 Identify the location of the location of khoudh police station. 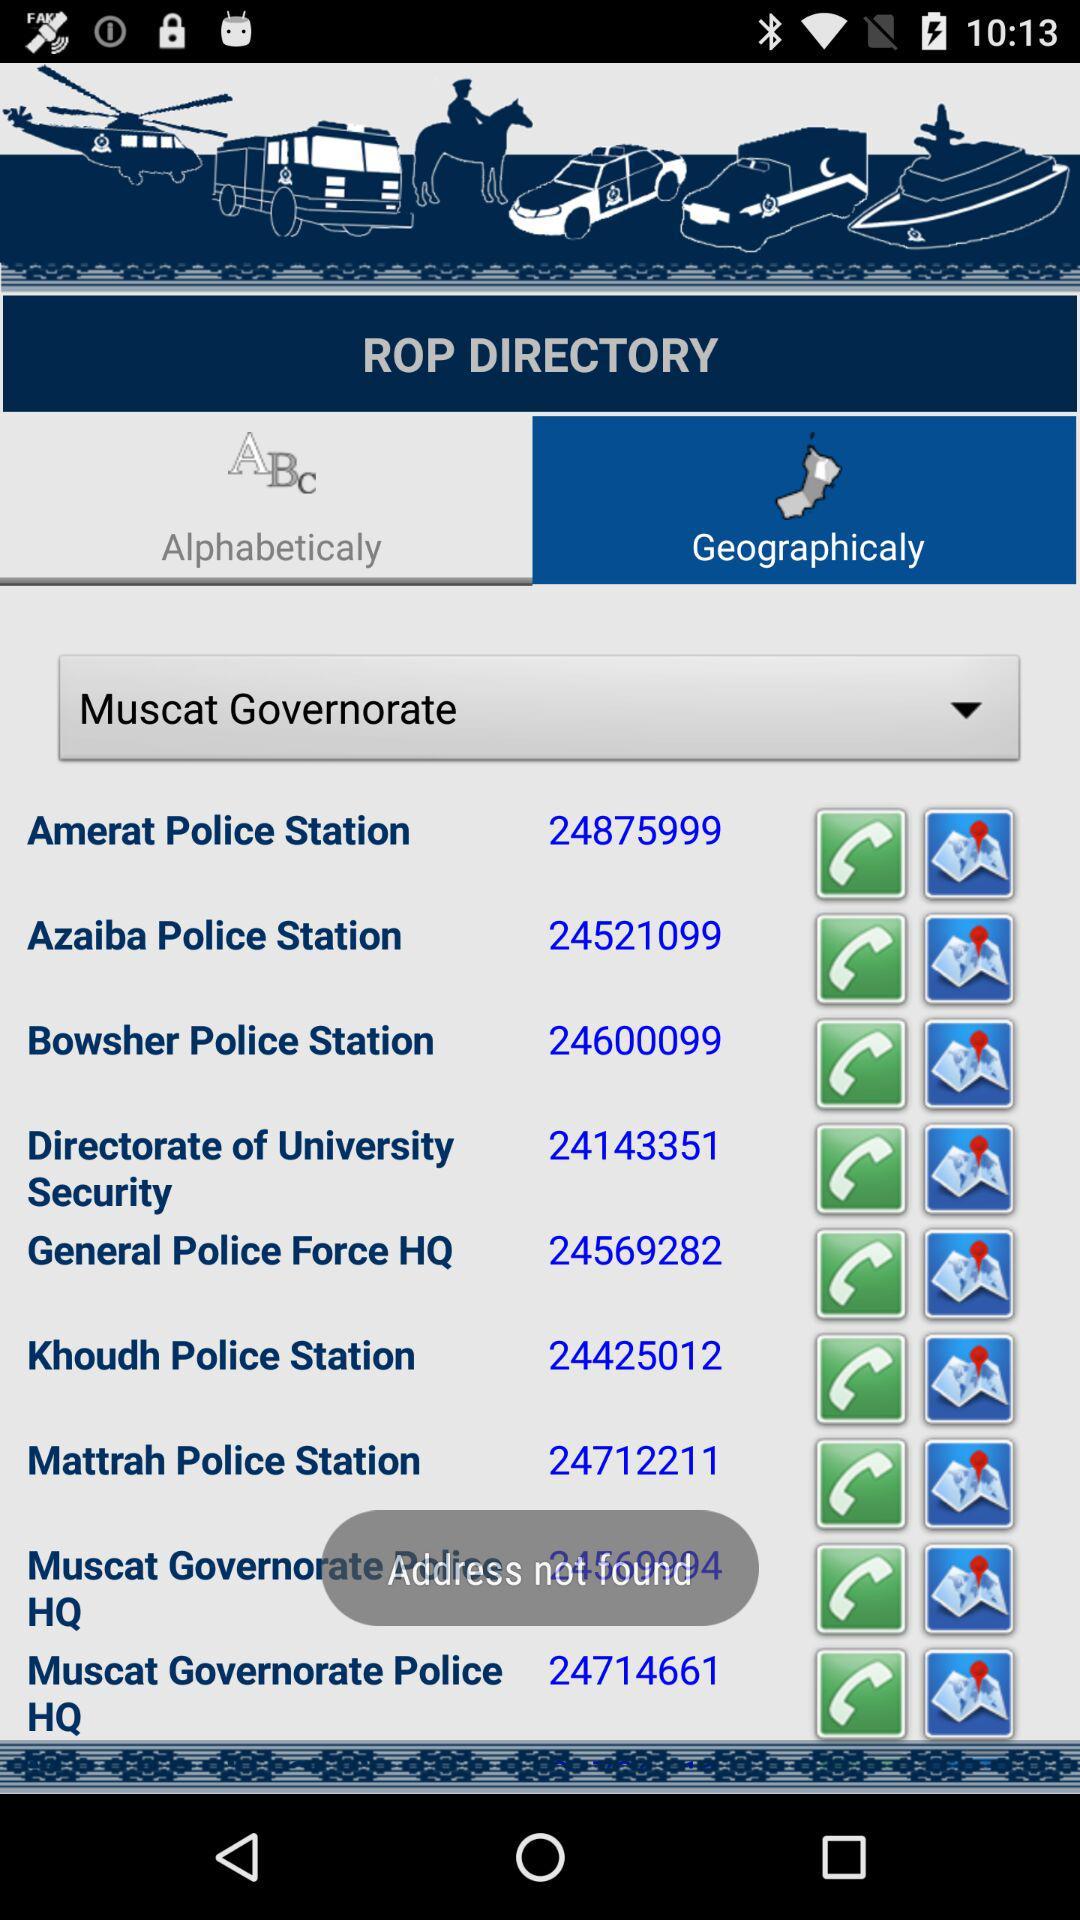
(967, 1379).